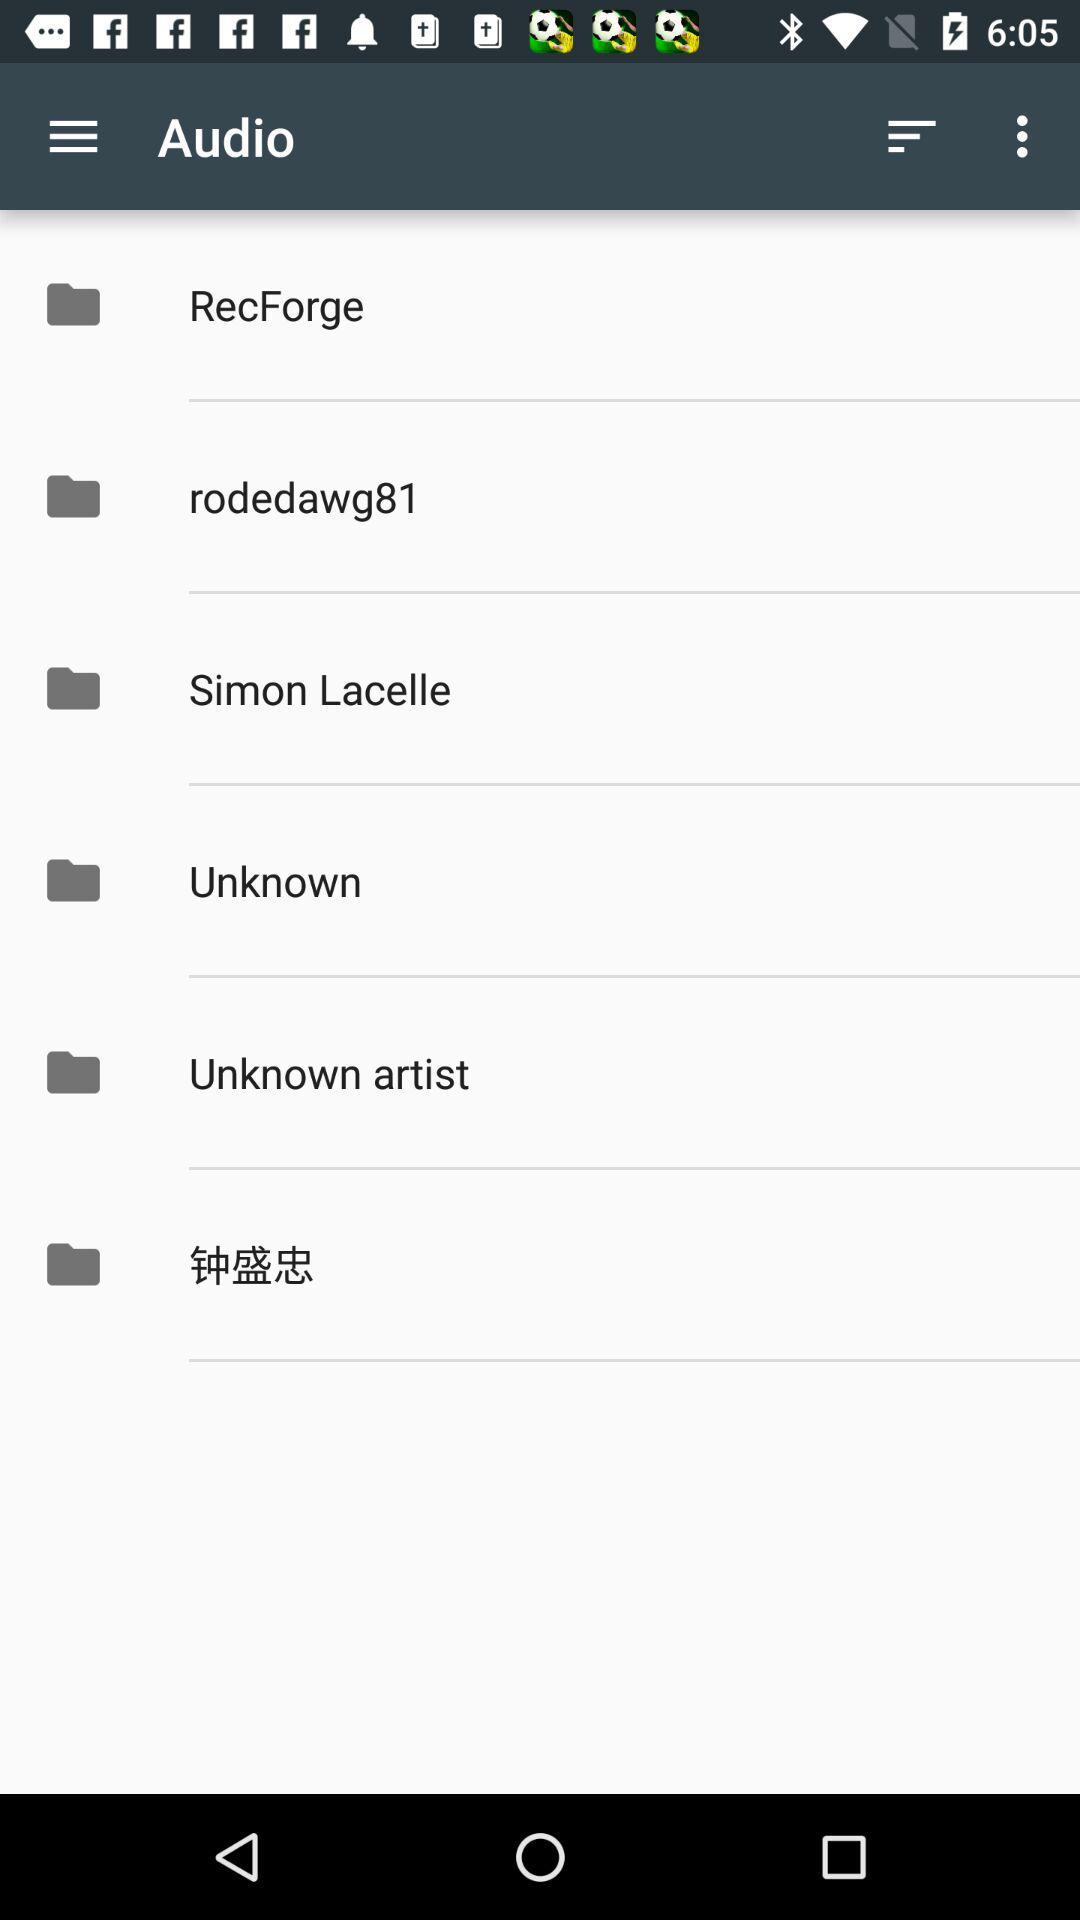  Describe the element at coordinates (612, 303) in the screenshot. I see `recforge icon` at that location.